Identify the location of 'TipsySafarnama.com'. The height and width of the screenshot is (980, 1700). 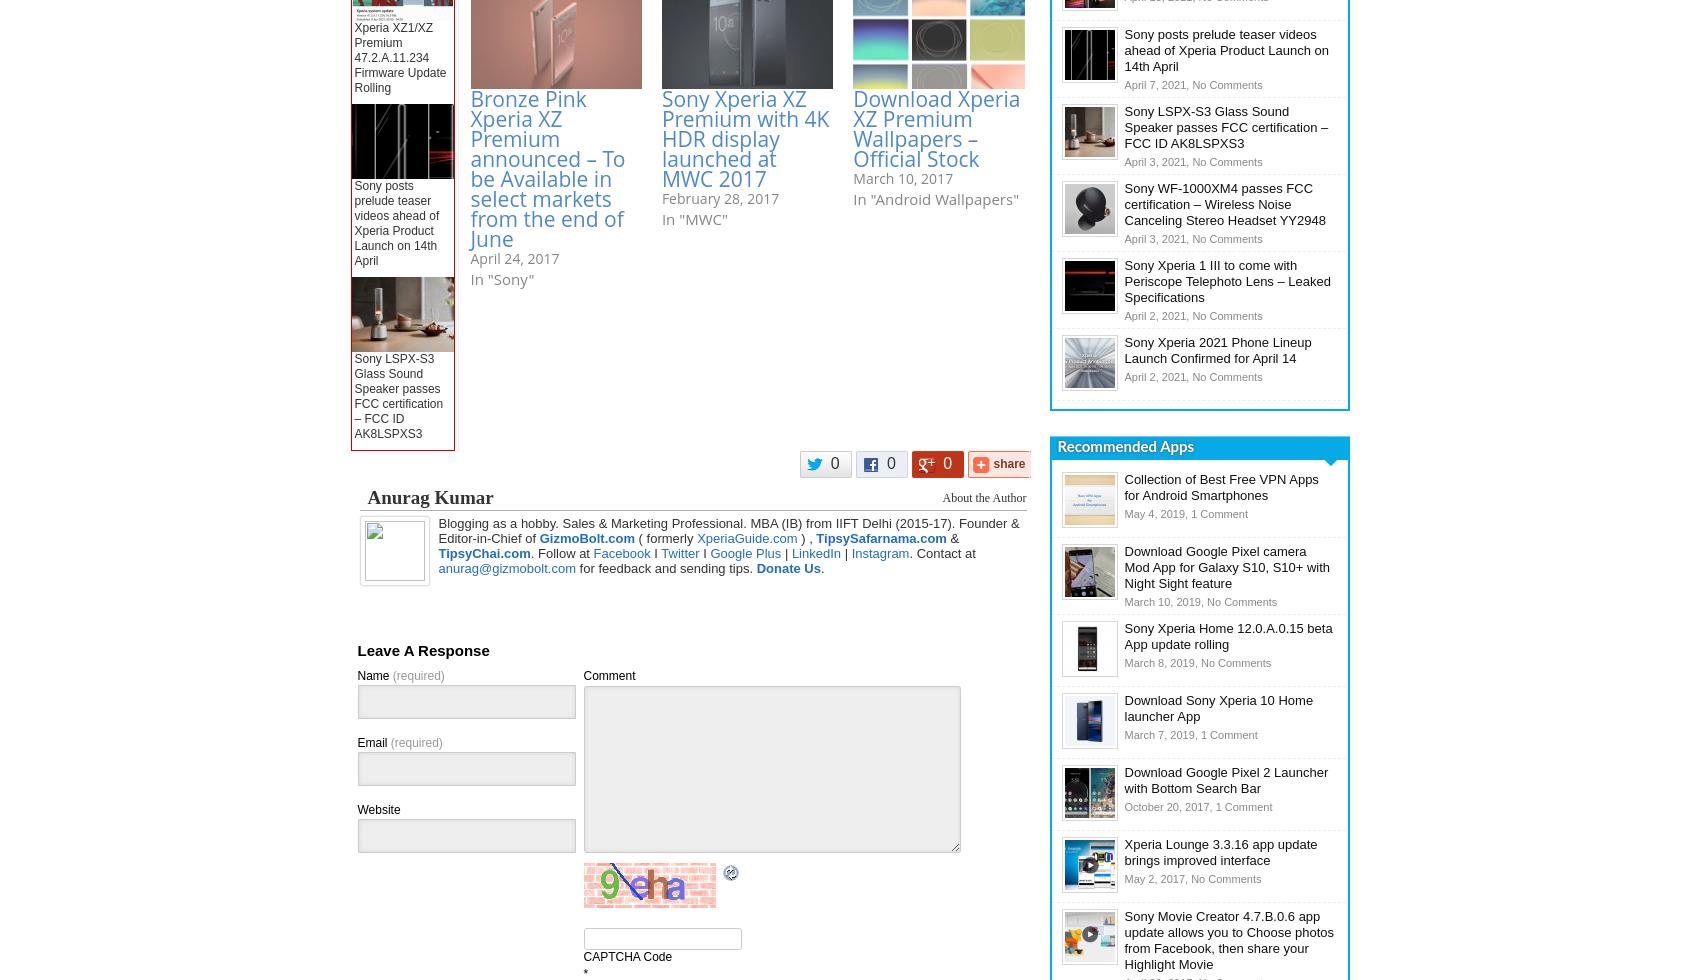
(880, 538).